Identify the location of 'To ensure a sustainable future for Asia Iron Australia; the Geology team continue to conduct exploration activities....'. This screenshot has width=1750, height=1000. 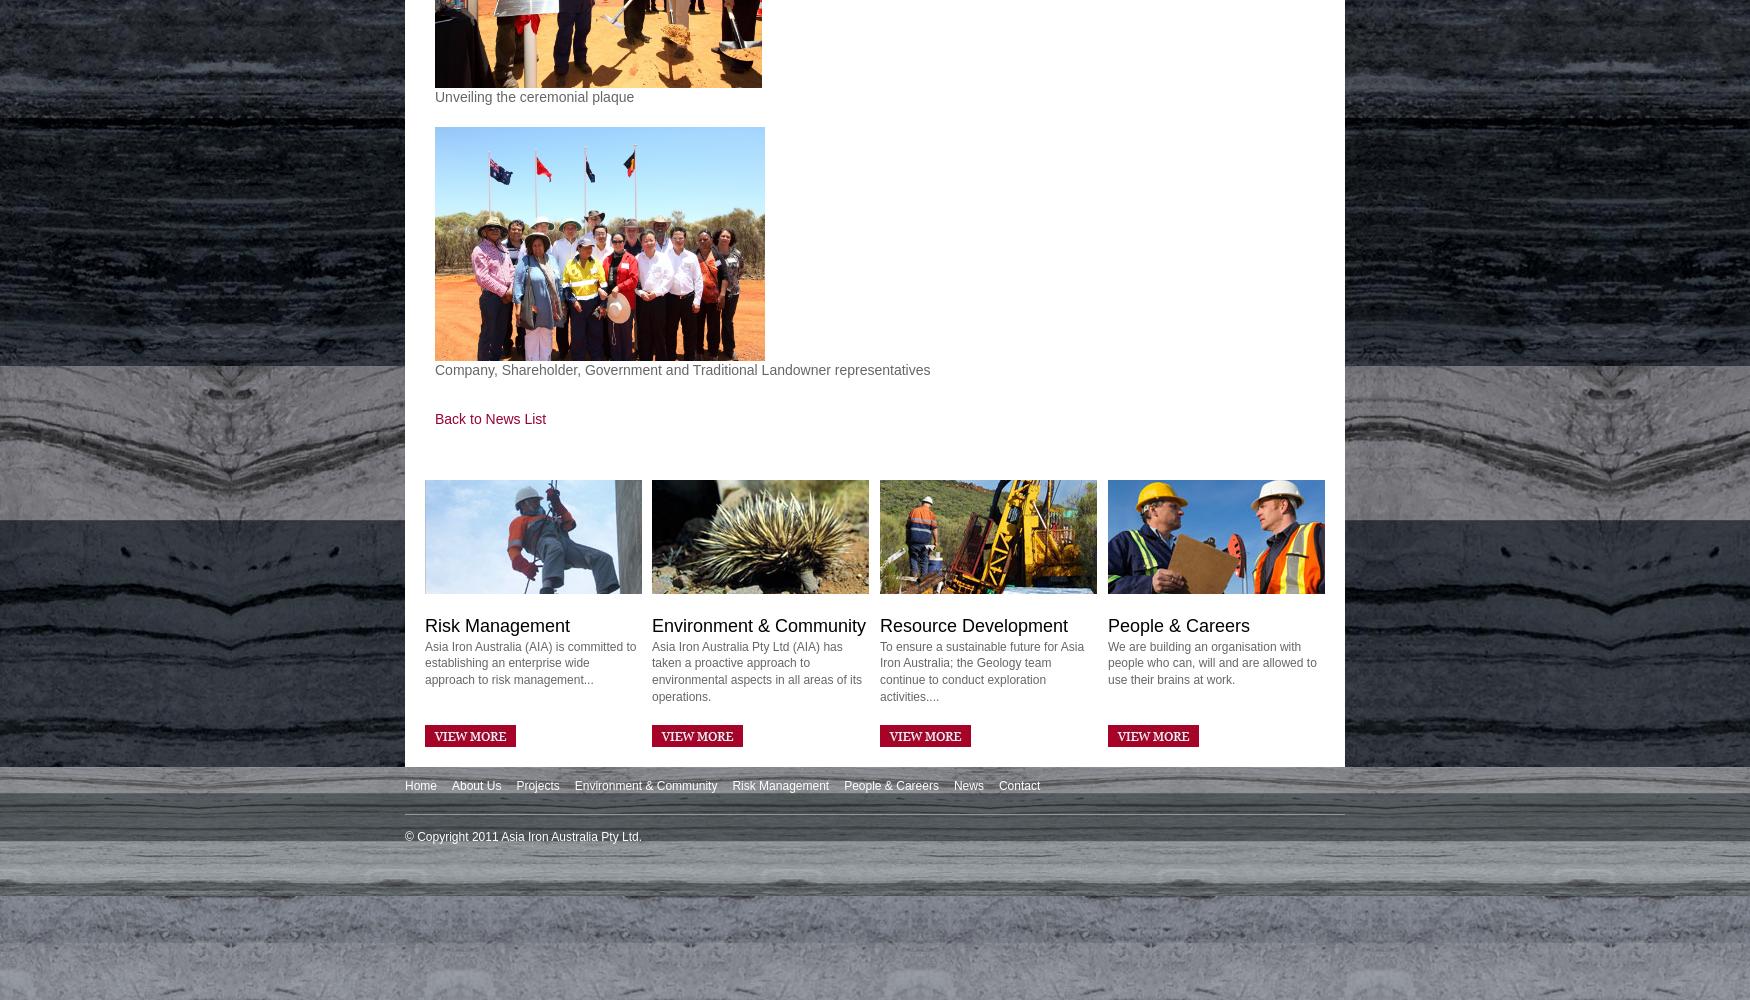
(981, 671).